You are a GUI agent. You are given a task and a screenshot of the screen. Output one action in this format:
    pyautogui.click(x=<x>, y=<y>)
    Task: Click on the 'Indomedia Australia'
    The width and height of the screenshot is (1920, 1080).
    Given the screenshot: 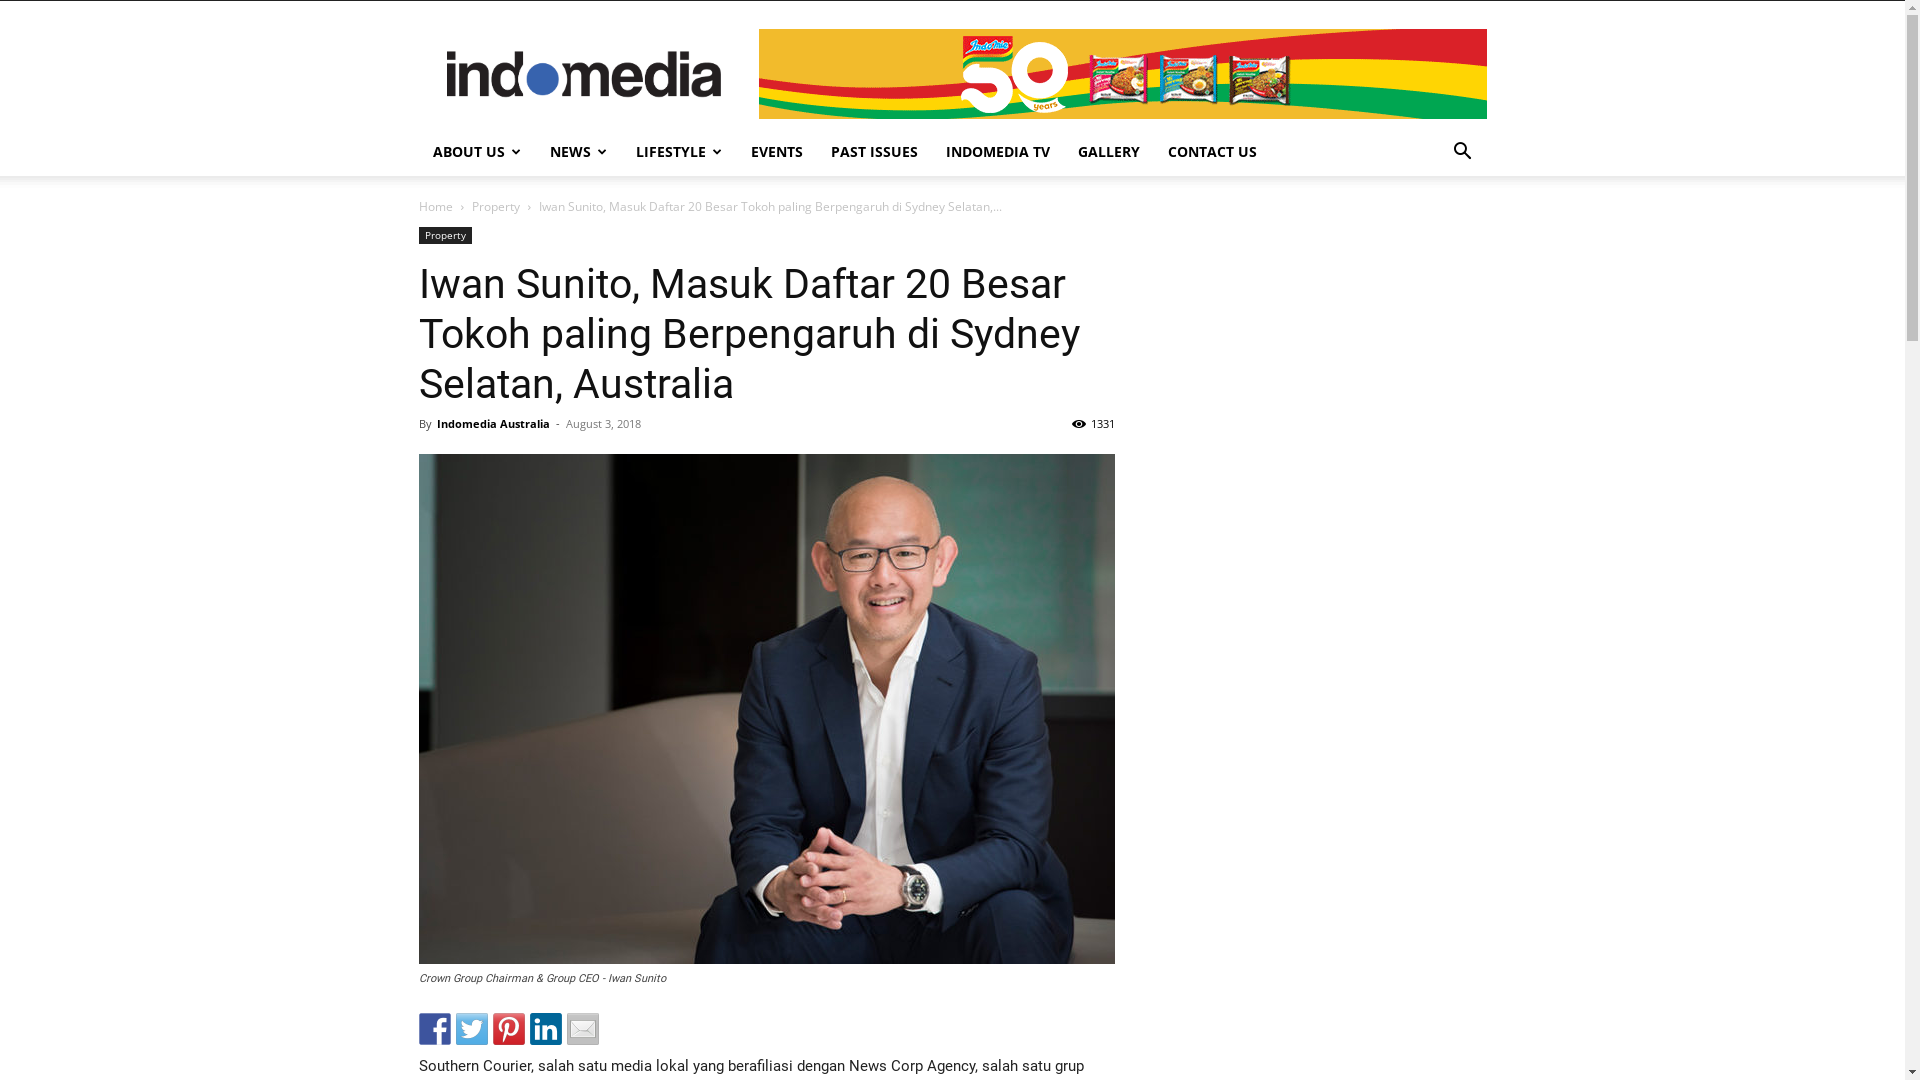 What is the action you would take?
    pyautogui.click(x=492, y=422)
    